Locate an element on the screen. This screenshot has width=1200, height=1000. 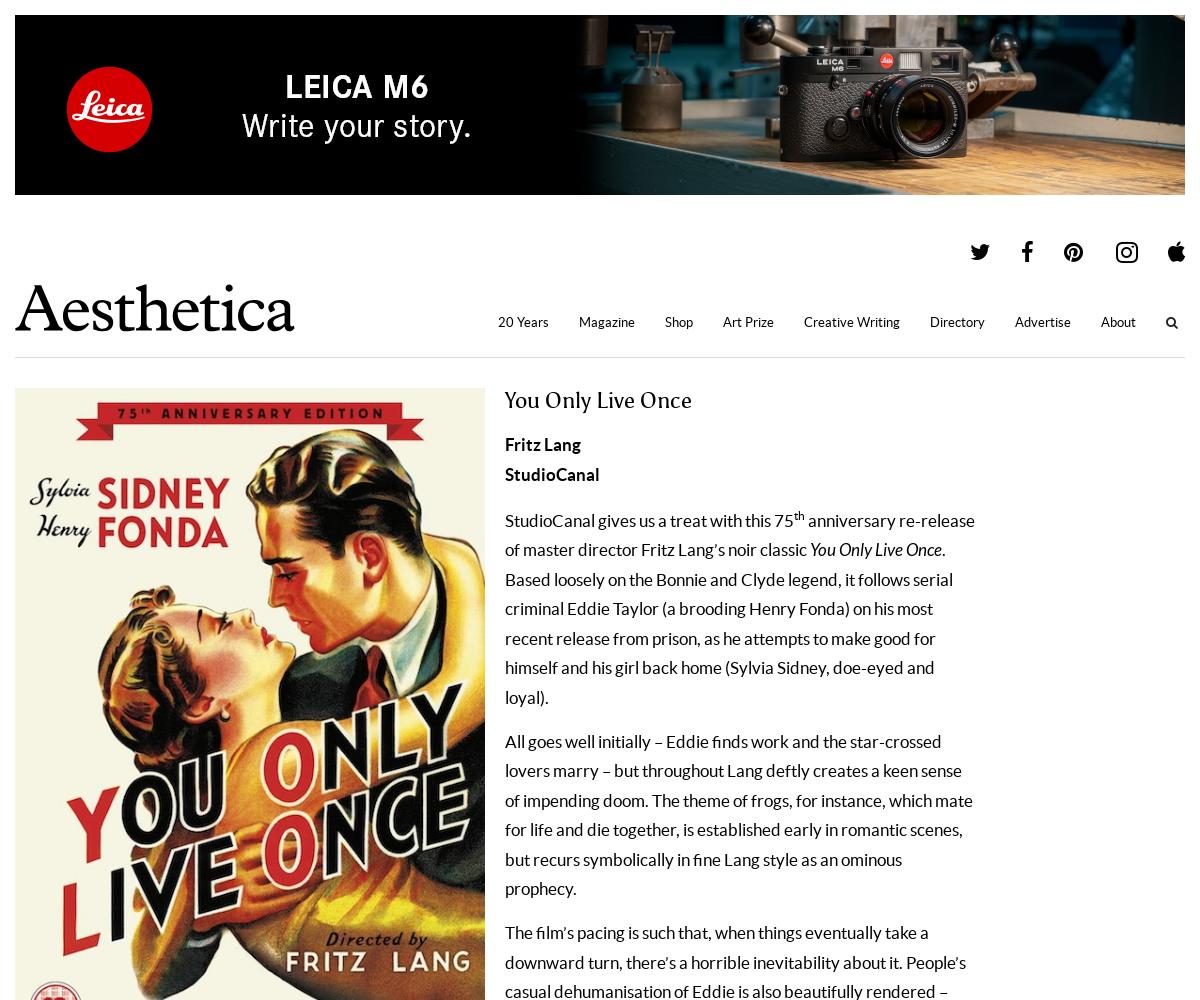
'Fritz Lang' is located at coordinates (542, 442).